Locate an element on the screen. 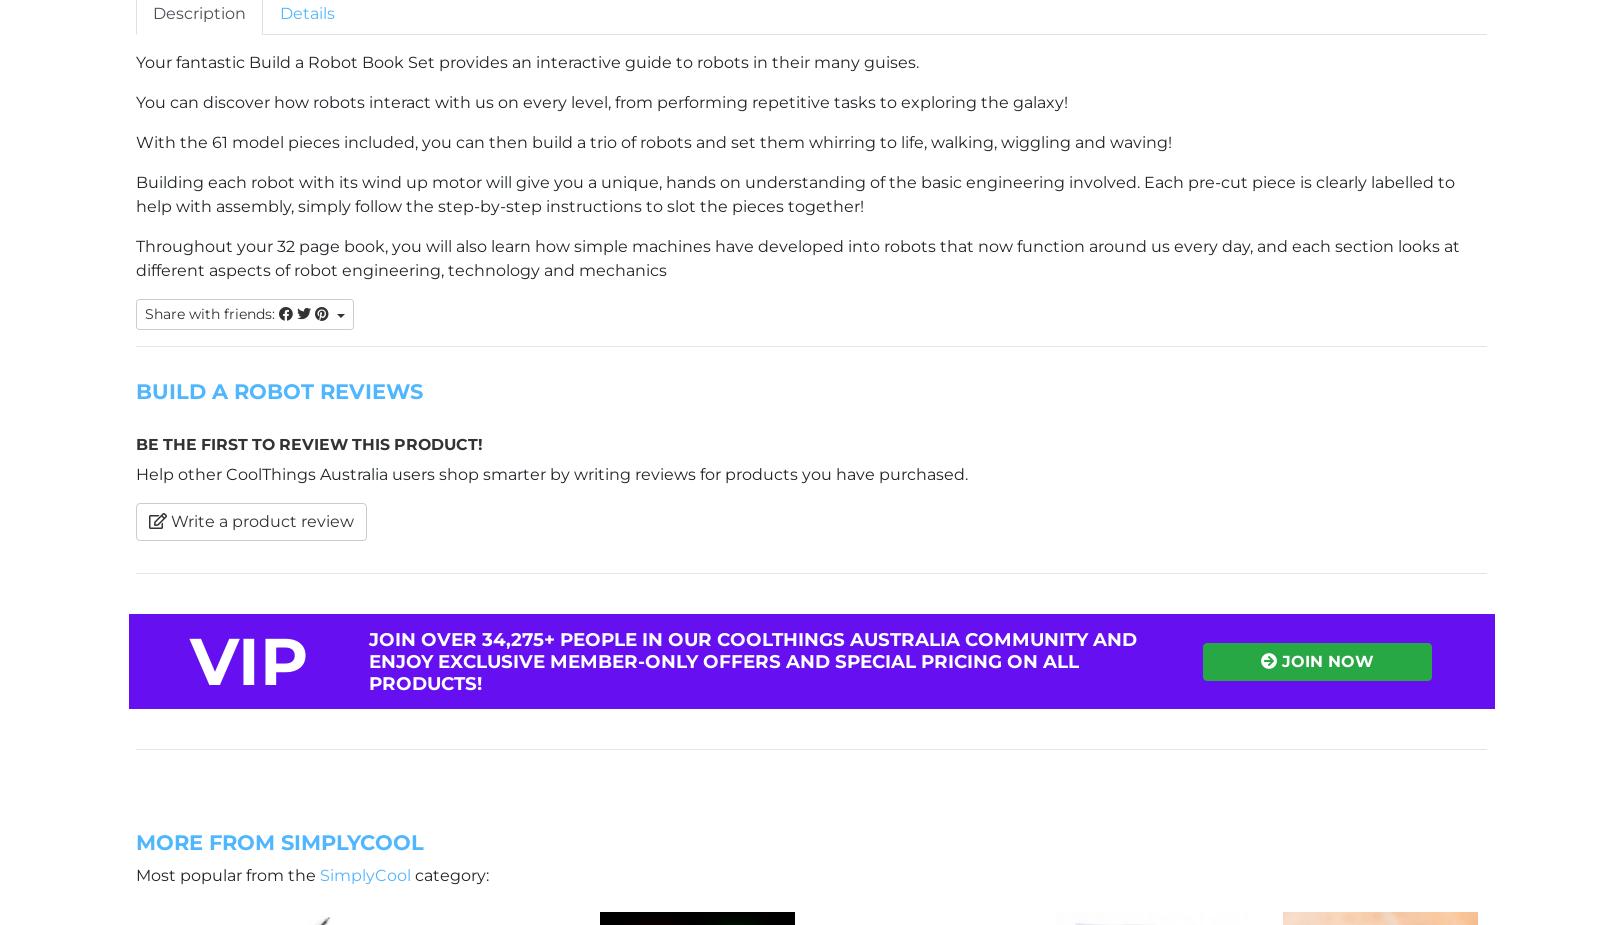  'More From SimplyCool' is located at coordinates (136, 842).